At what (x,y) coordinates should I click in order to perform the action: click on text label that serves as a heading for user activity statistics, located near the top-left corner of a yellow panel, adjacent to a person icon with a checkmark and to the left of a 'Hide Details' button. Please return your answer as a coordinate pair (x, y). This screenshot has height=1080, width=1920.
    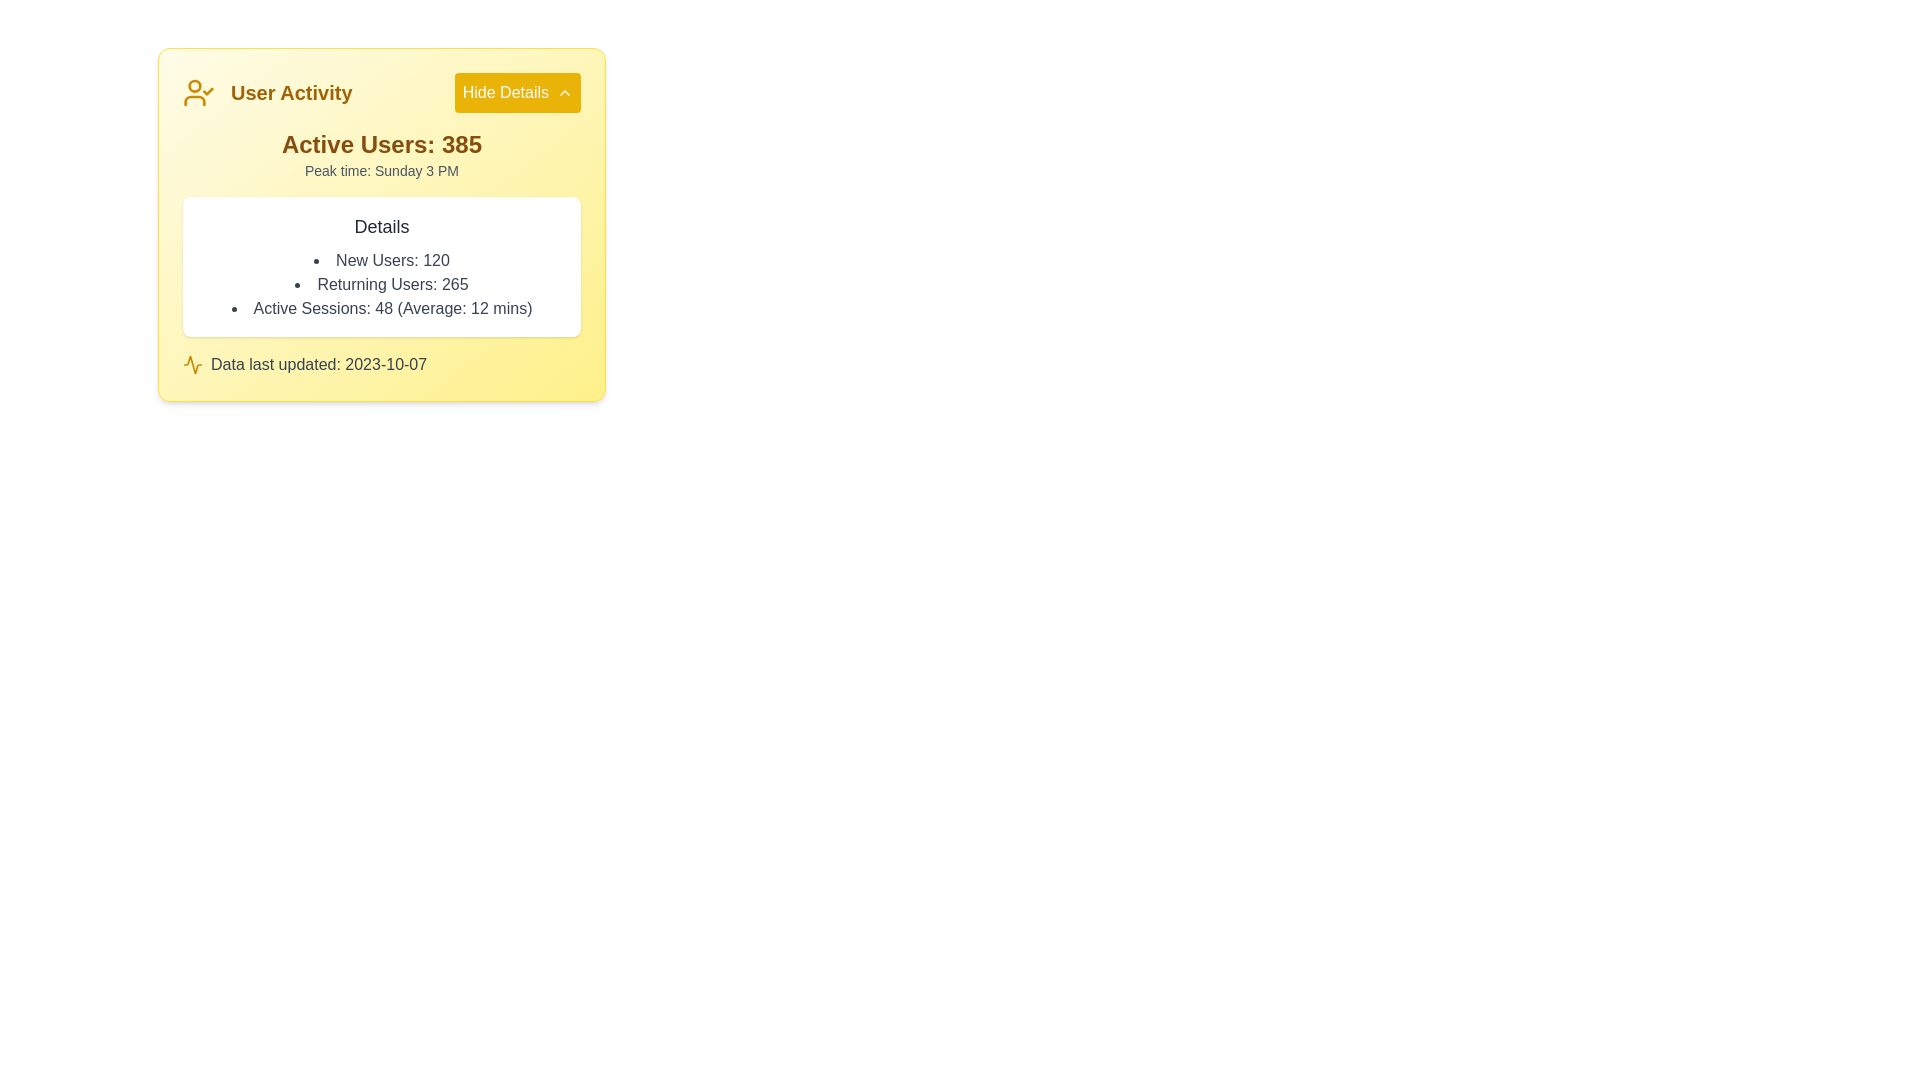
    Looking at the image, I should click on (290, 92).